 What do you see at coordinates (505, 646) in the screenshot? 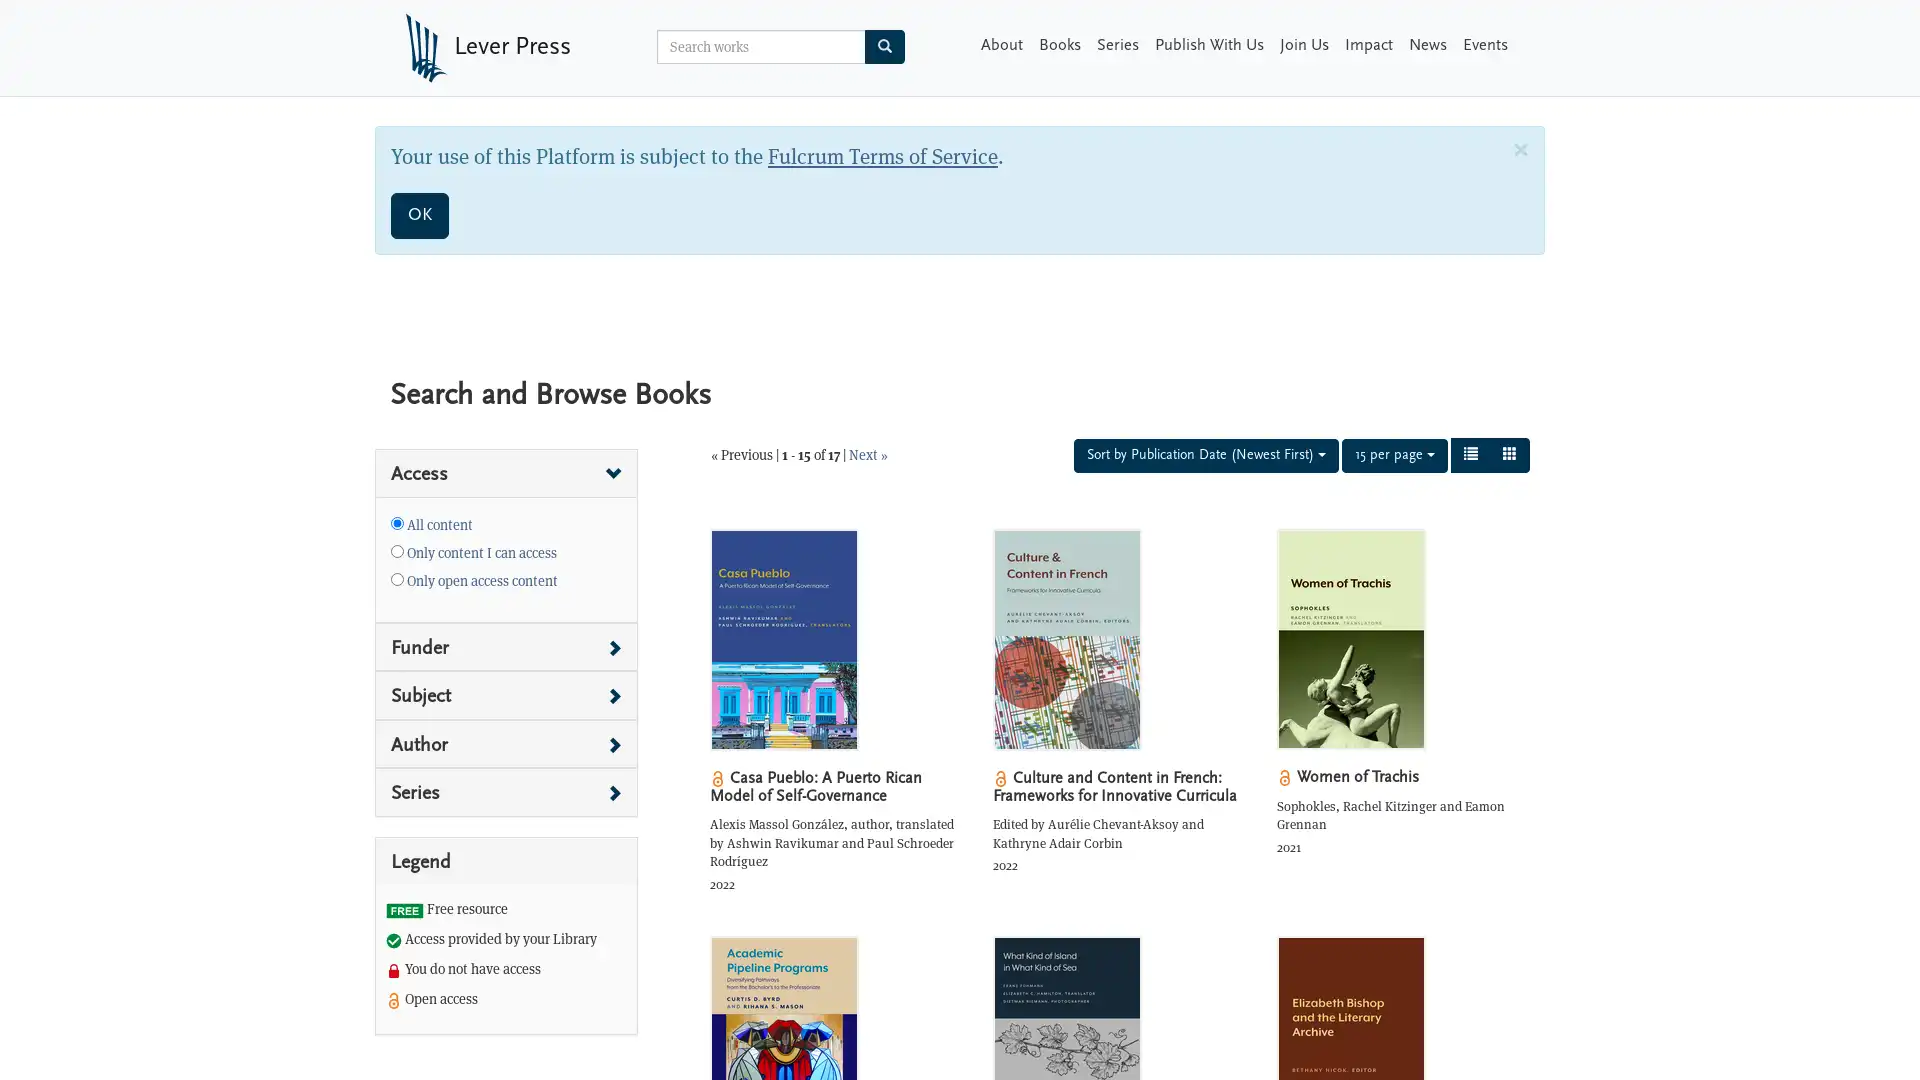
I see `Filter search results by Funder` at bounding box center [505, 646].